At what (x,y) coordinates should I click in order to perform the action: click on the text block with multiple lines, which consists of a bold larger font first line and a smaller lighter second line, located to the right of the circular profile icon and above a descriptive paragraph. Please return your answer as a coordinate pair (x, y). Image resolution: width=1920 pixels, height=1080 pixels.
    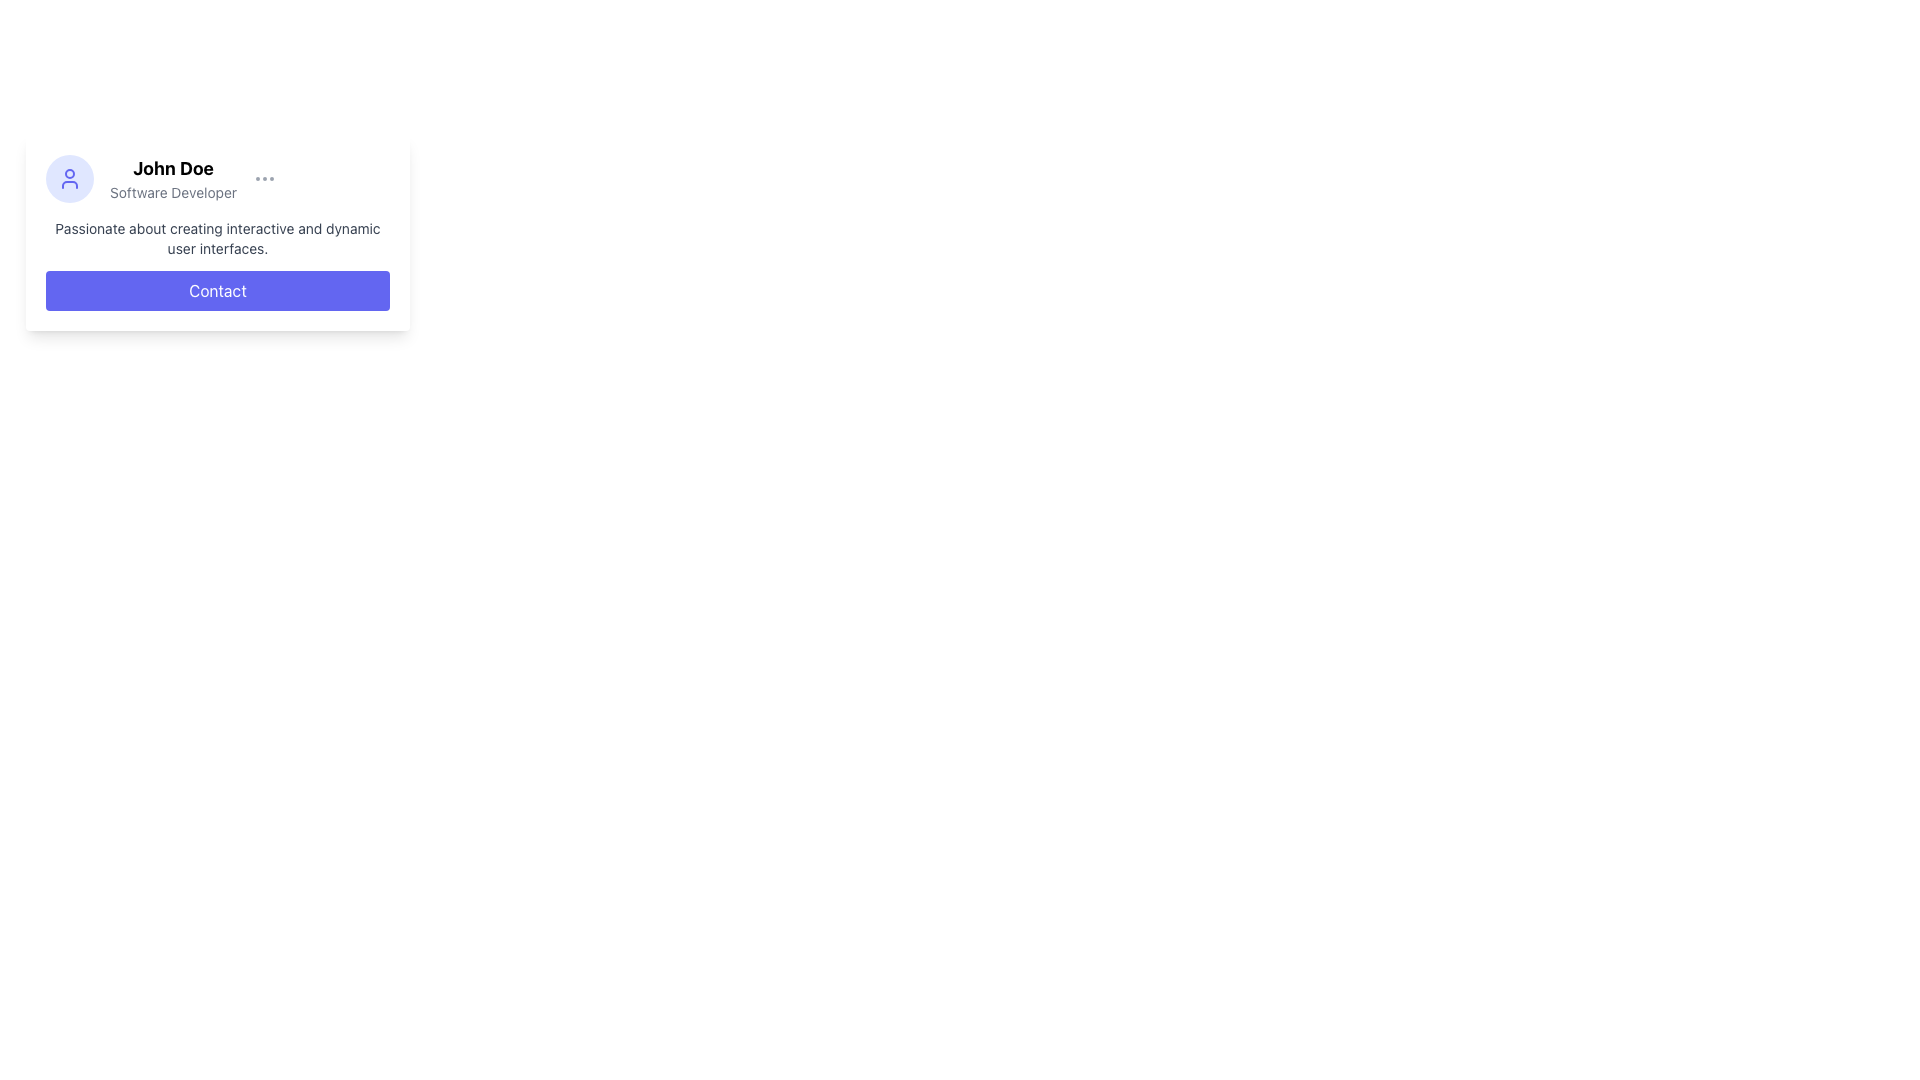
    Looking at the image, I should click on (173, 177).